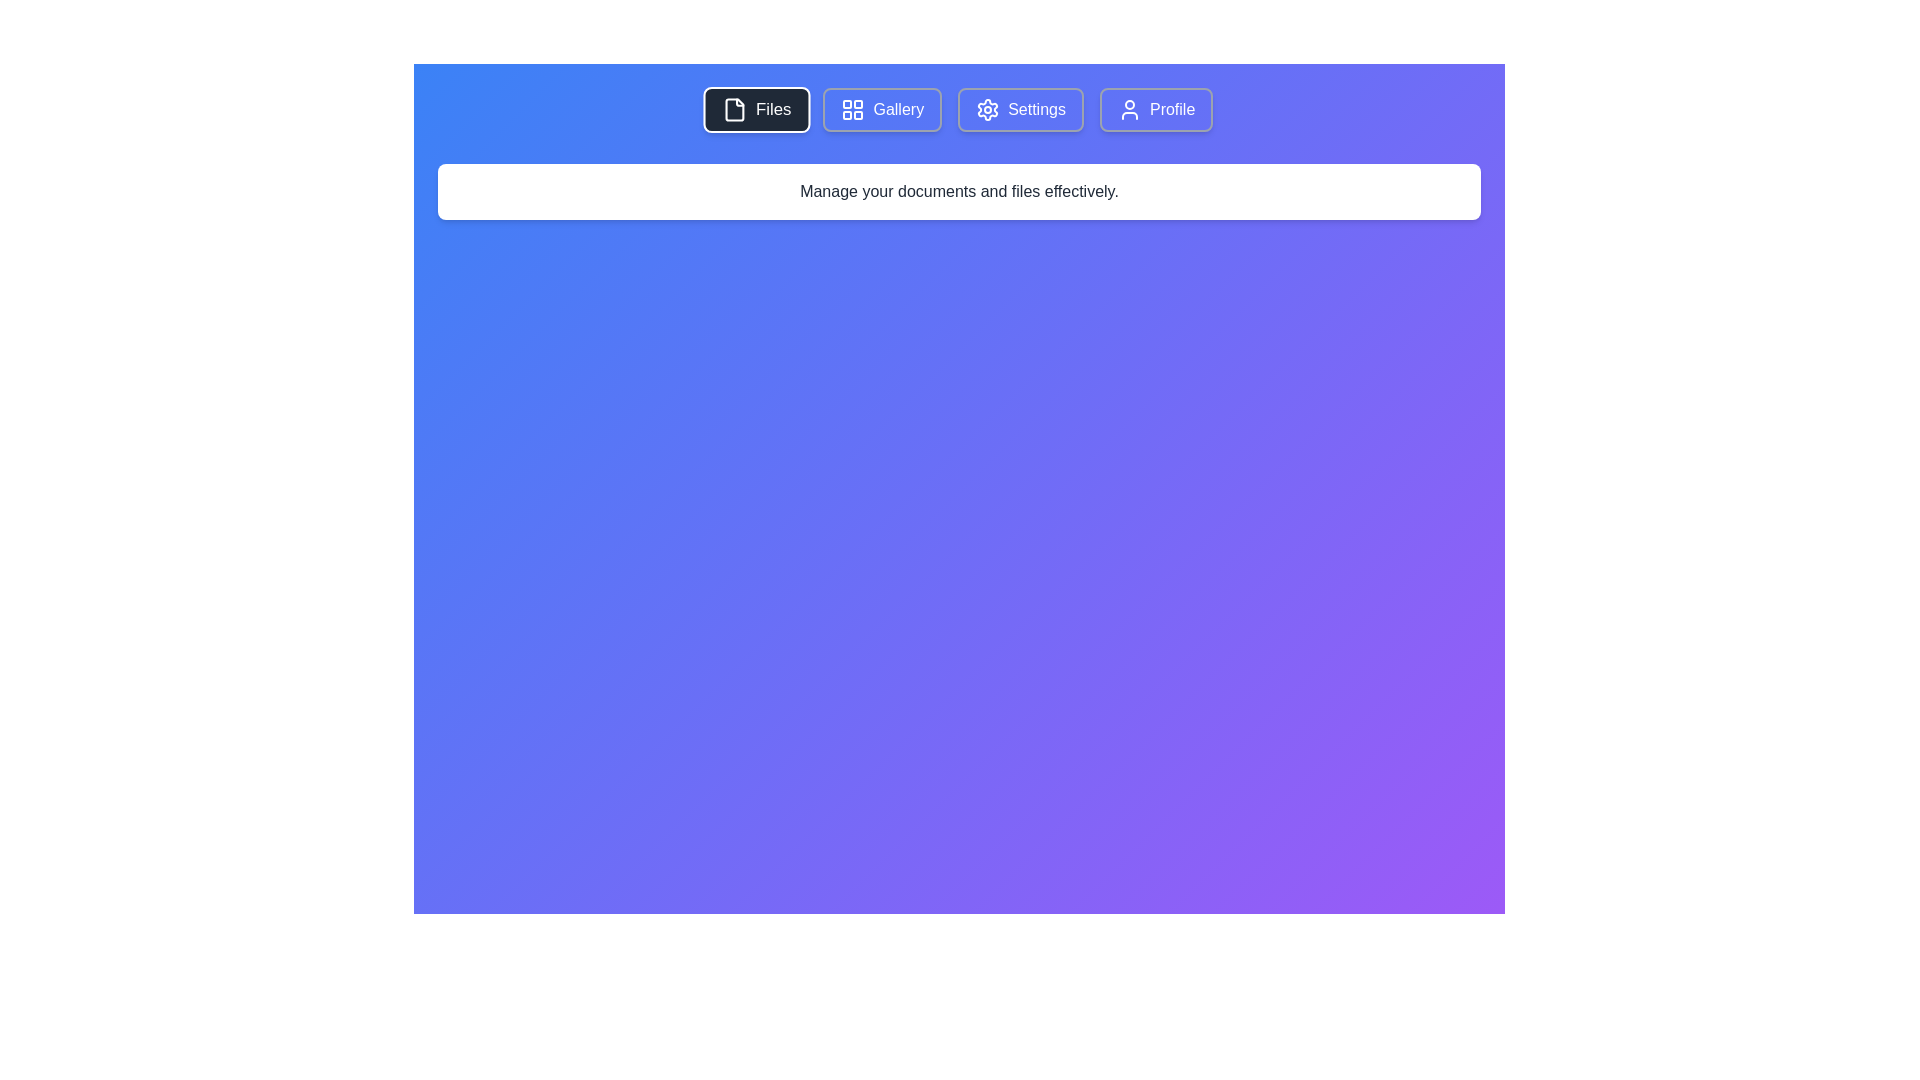  What do you see at coordinates (1021, 110) in the screenshot?
I see `the settings button located in the navigation bar` at bounding box center [1021, 110].